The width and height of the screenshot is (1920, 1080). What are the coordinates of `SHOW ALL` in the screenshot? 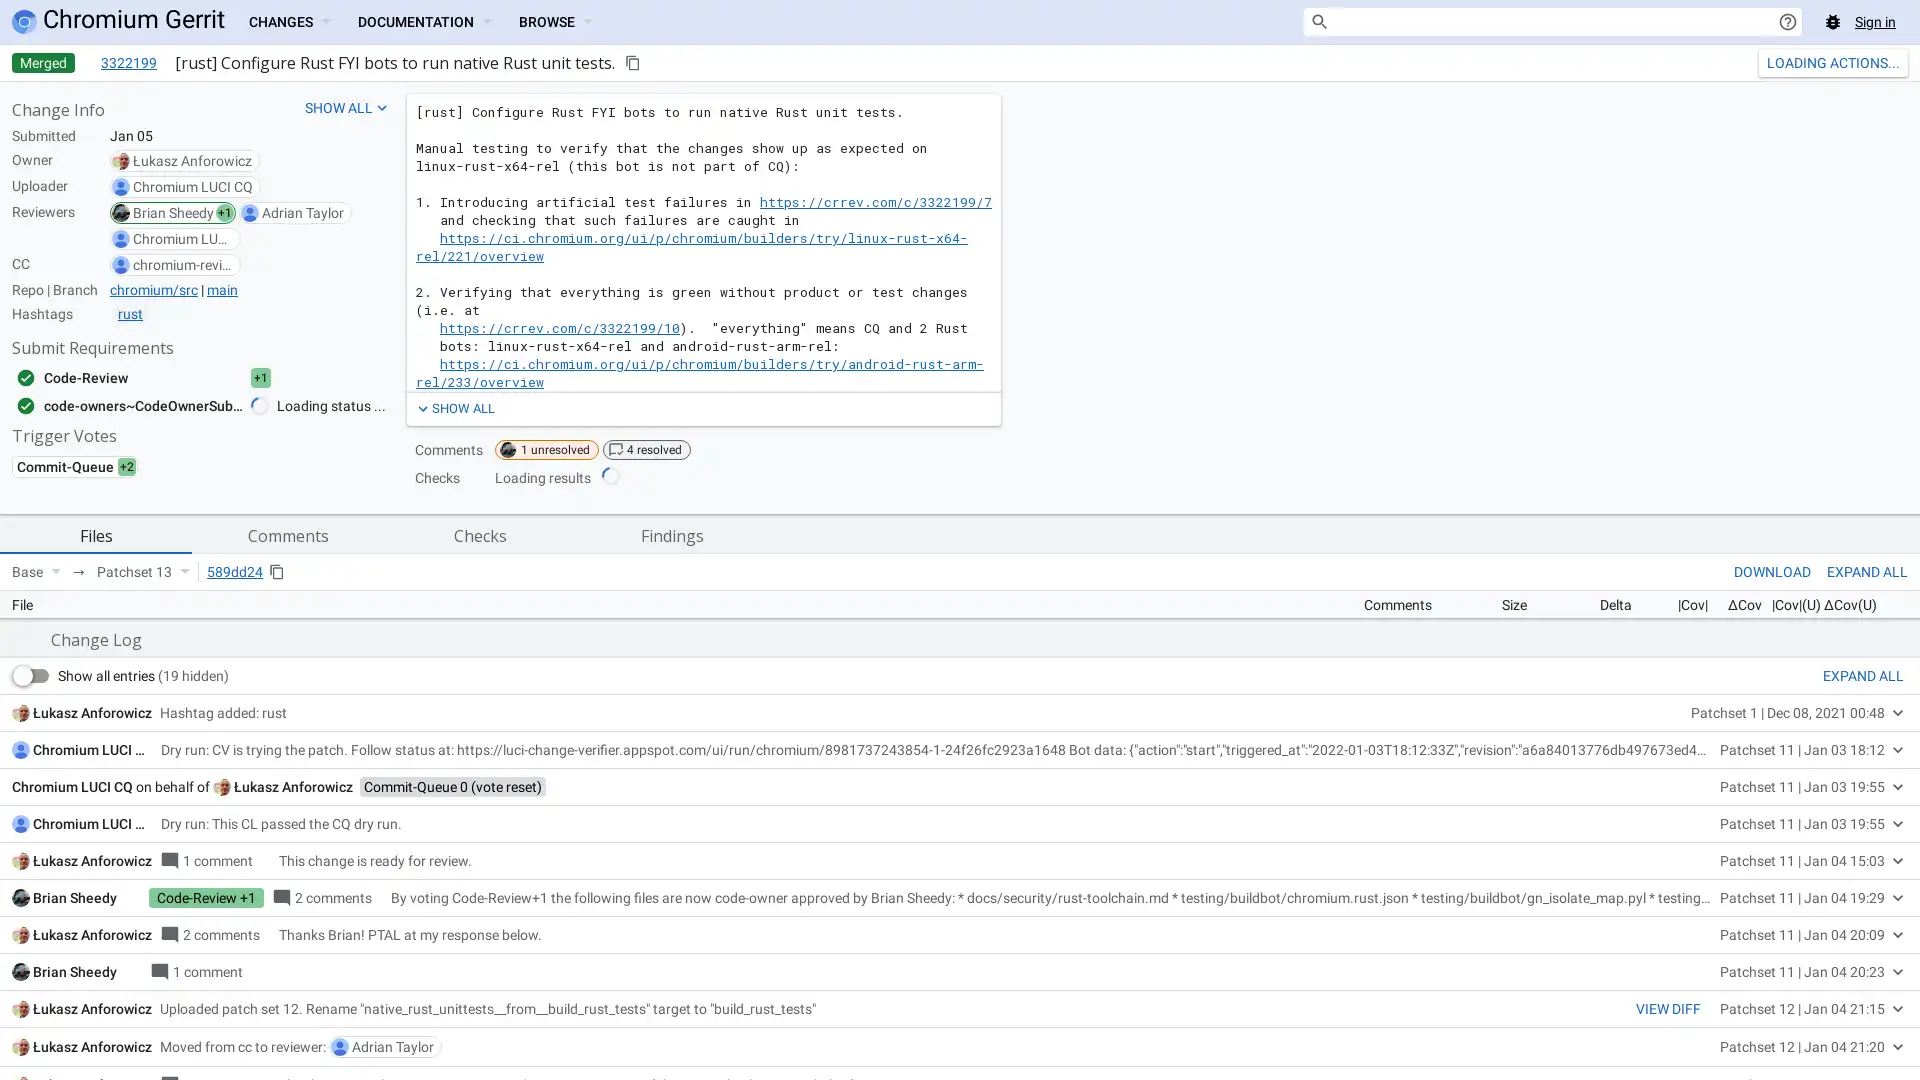 It's located at (347, 108).